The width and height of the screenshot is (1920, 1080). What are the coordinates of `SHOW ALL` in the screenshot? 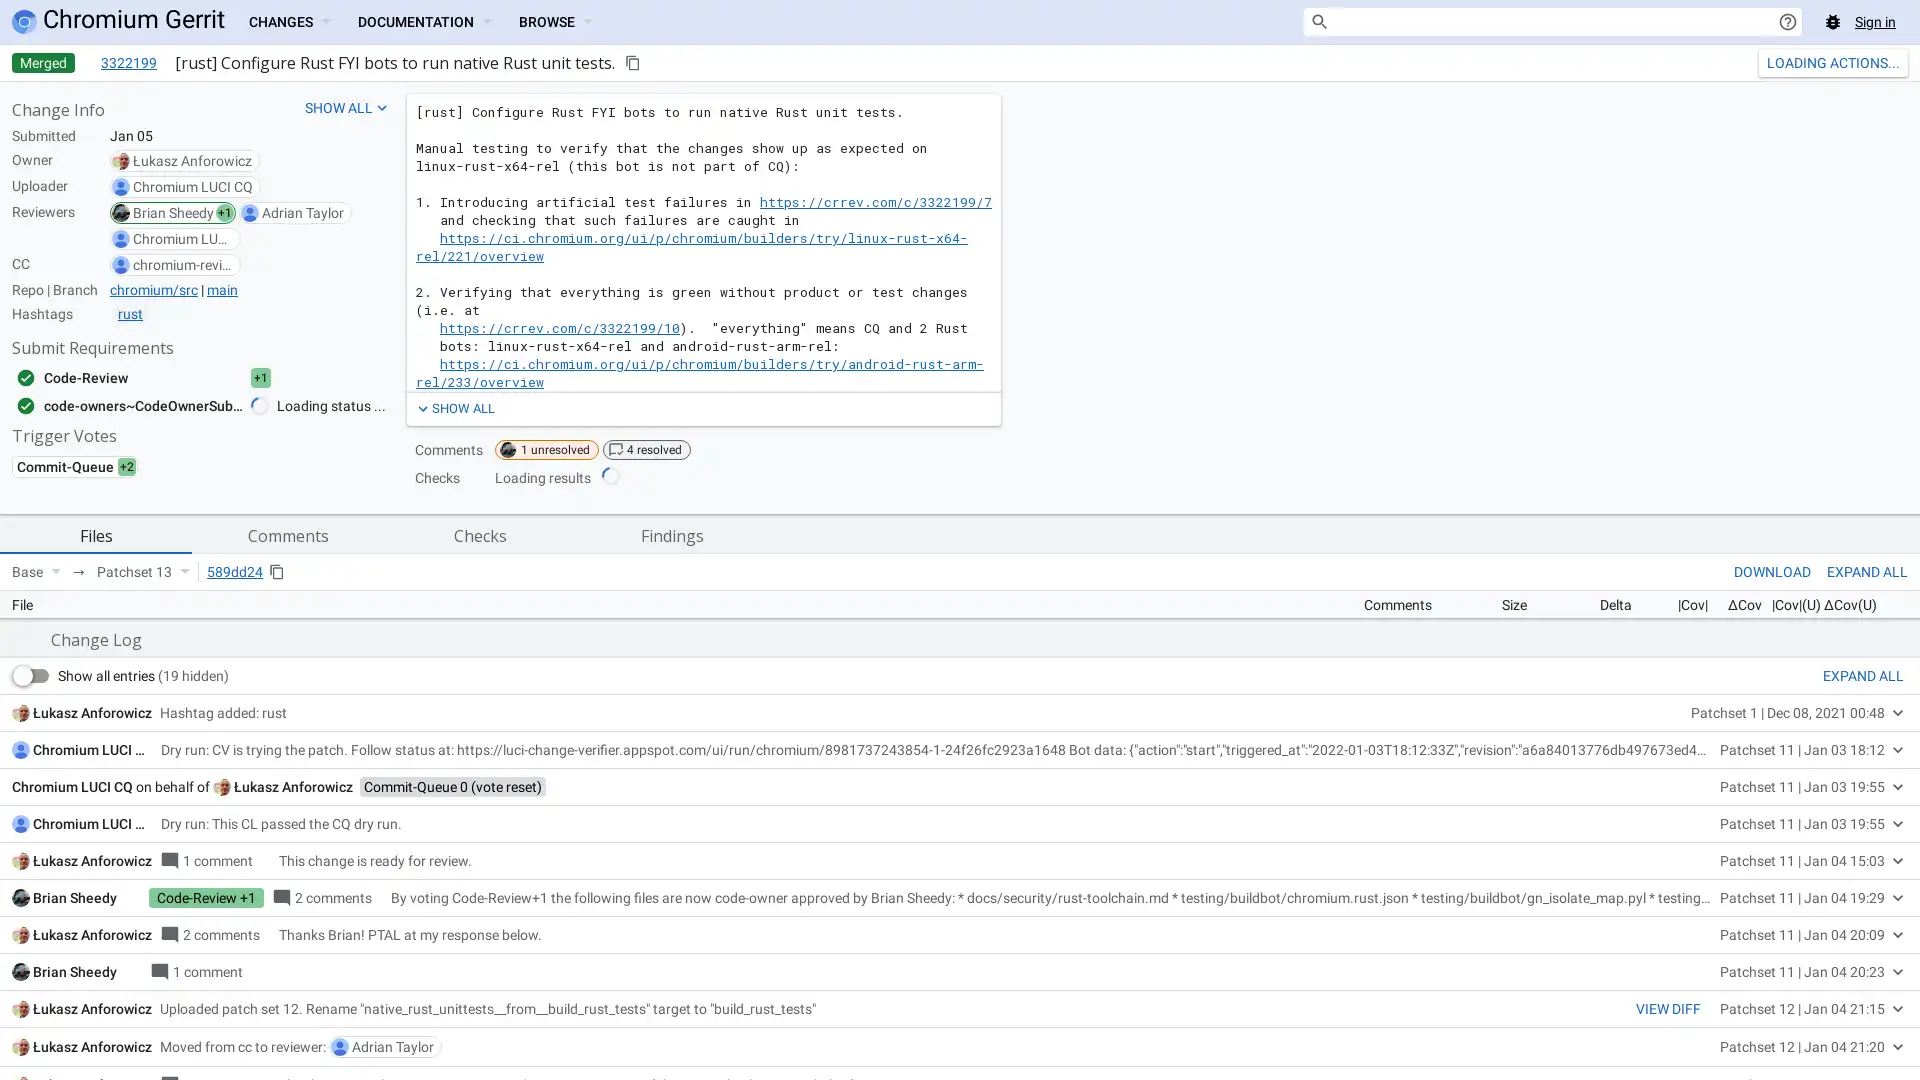 It's located at (347, 108).